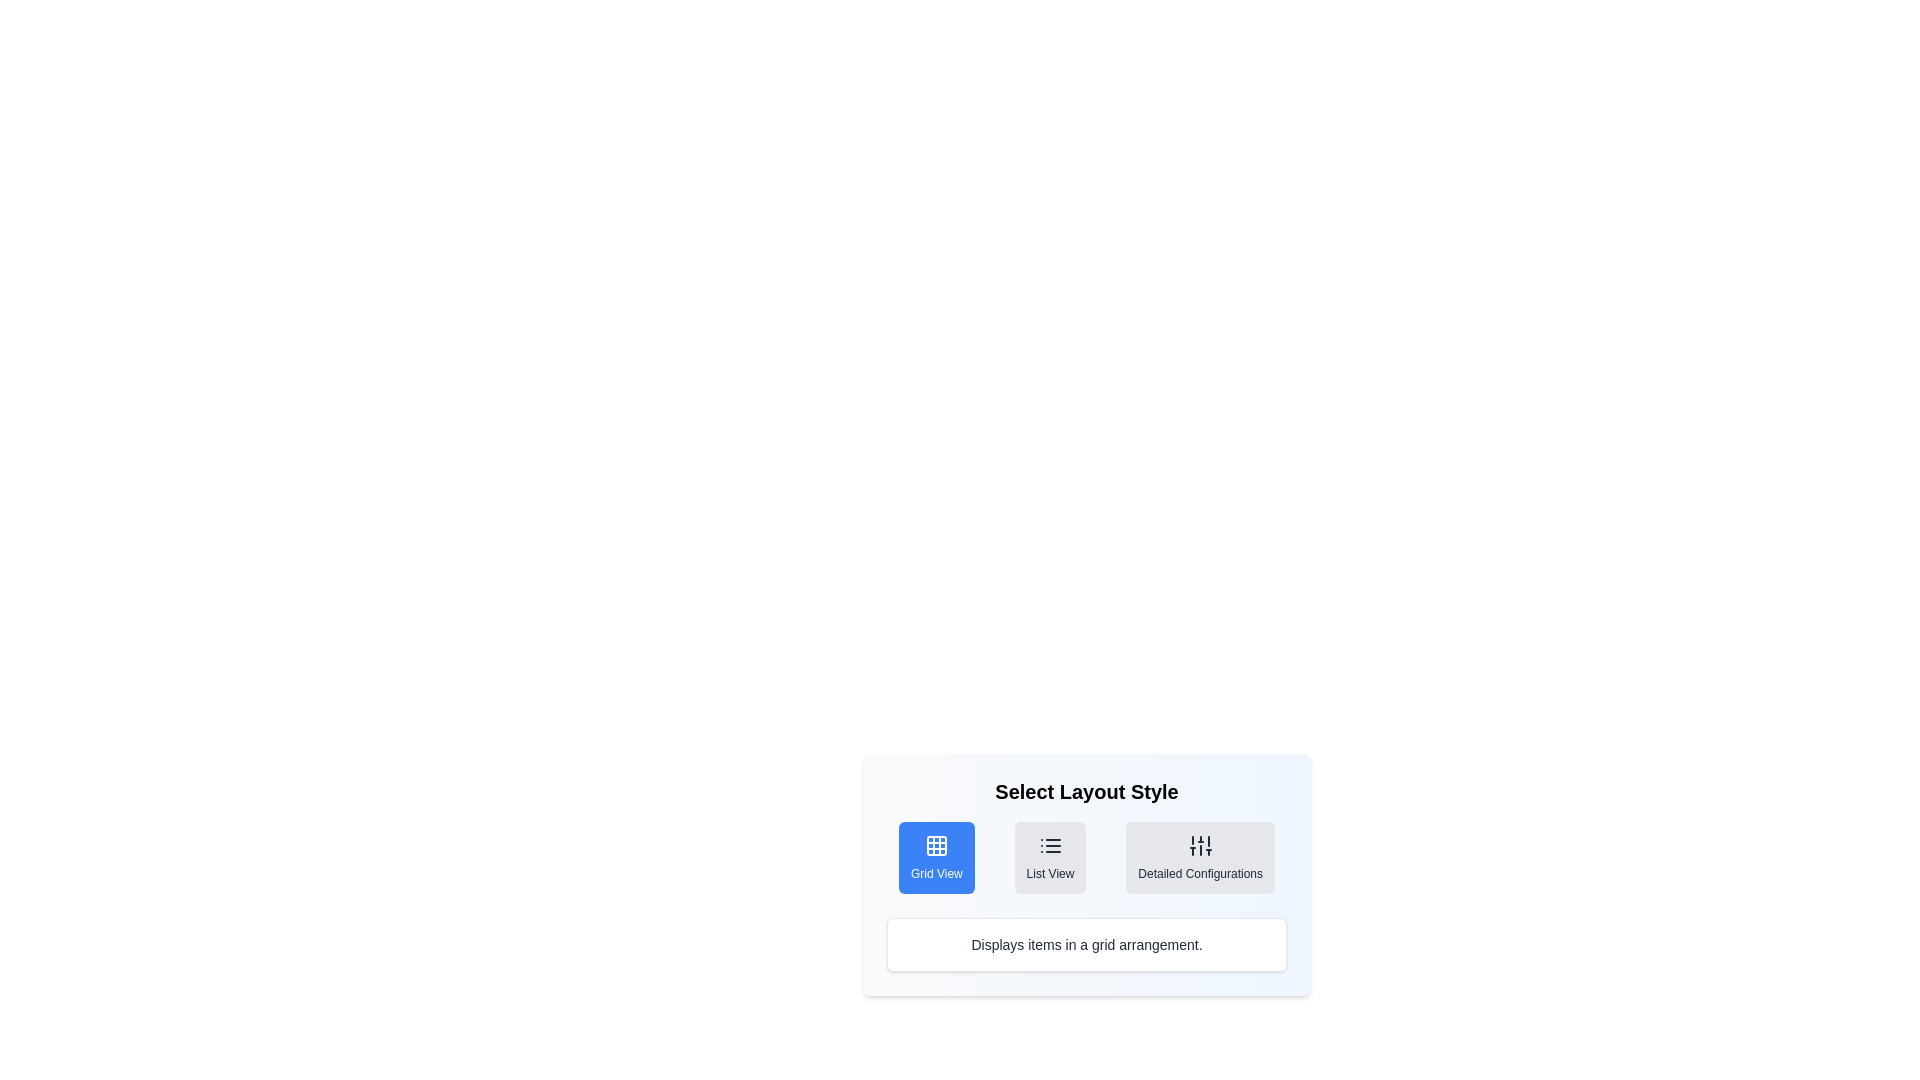 The image size is (1920, 1080). What do you see at coordinates (1049, 856) in the screenshot?
I see `the layout style button for List View` at bounding box center [1049, 856].